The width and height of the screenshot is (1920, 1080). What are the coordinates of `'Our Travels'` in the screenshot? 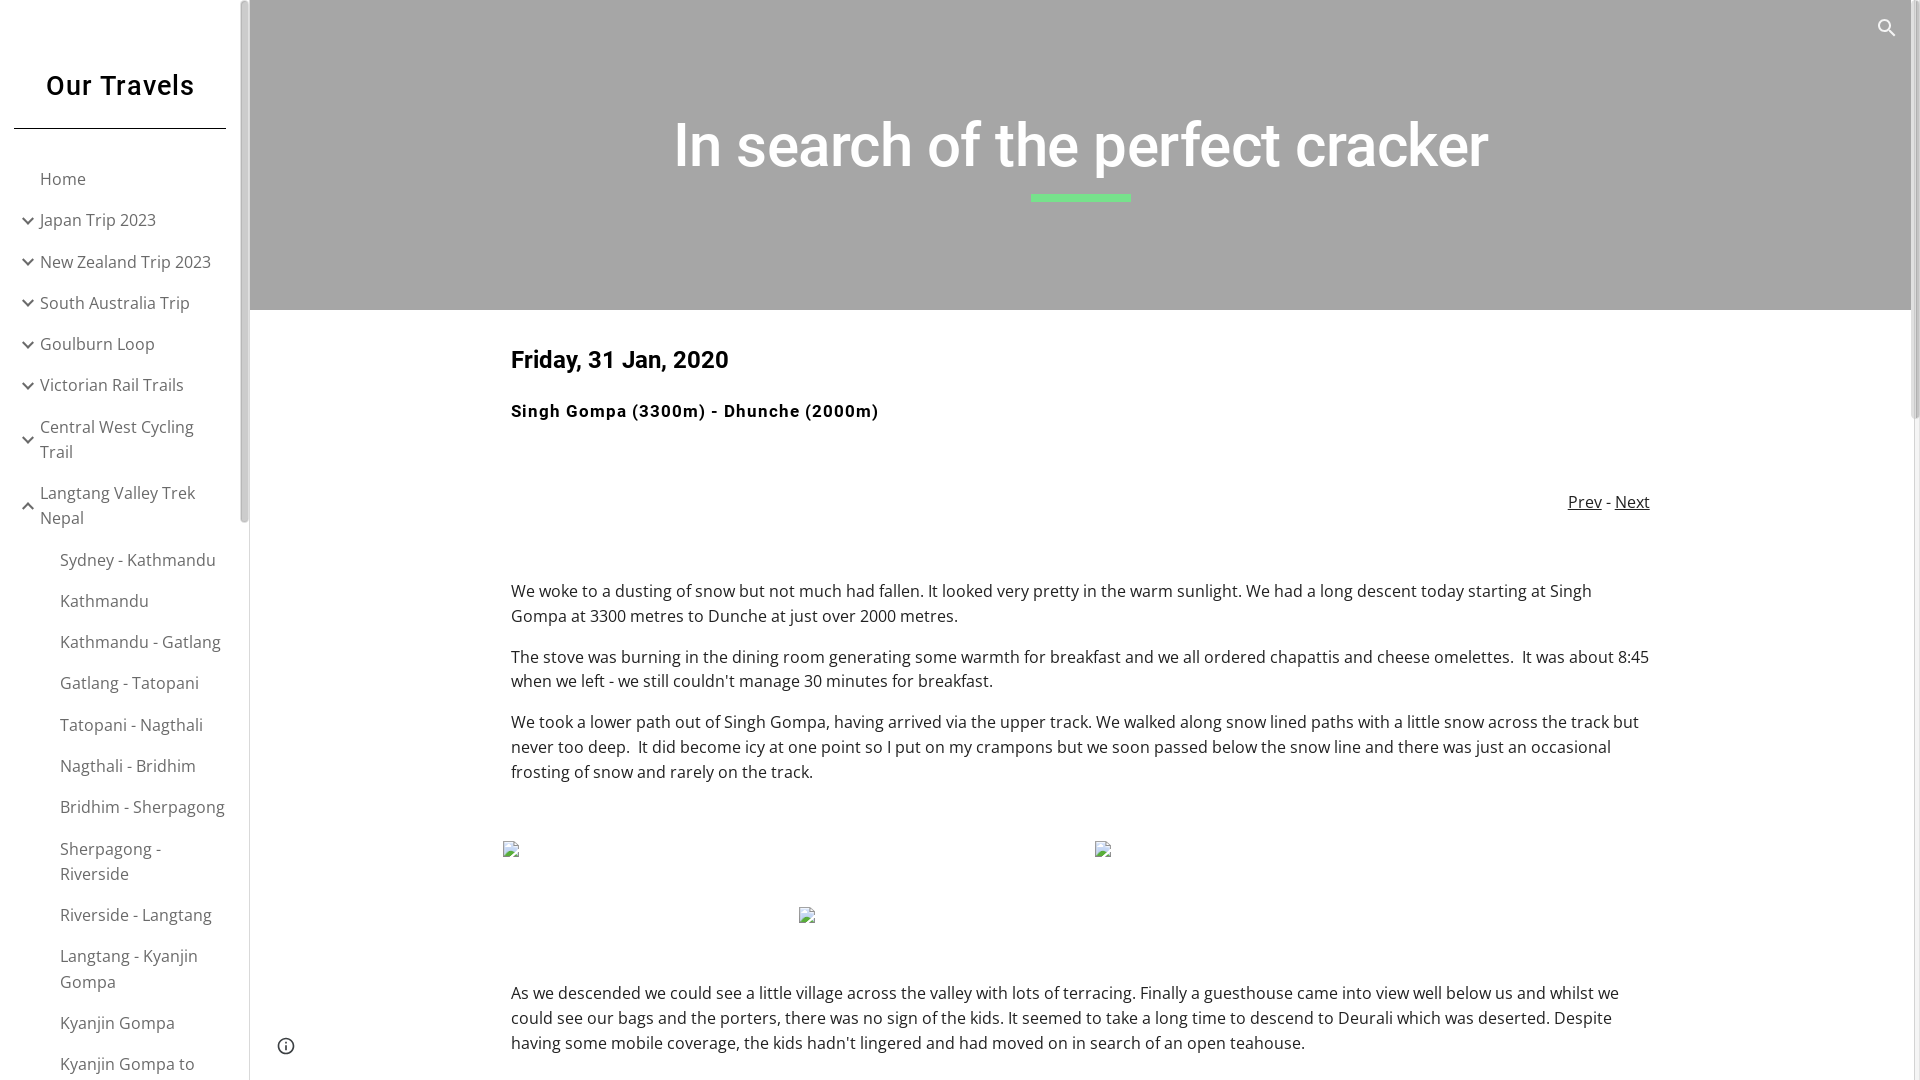 It's located at (0, 110).